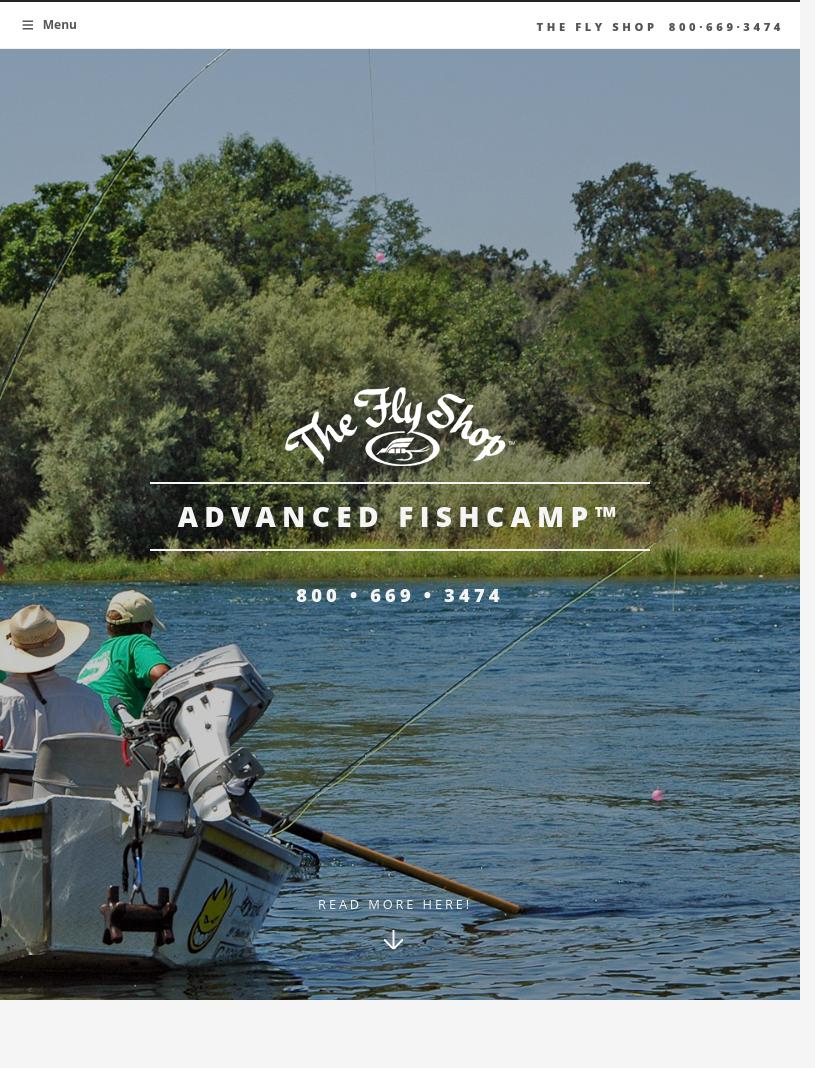  Describe the element at coordinates (177, 514) in the screenshot. I see `'Advanced FishCamp™'` at that location.